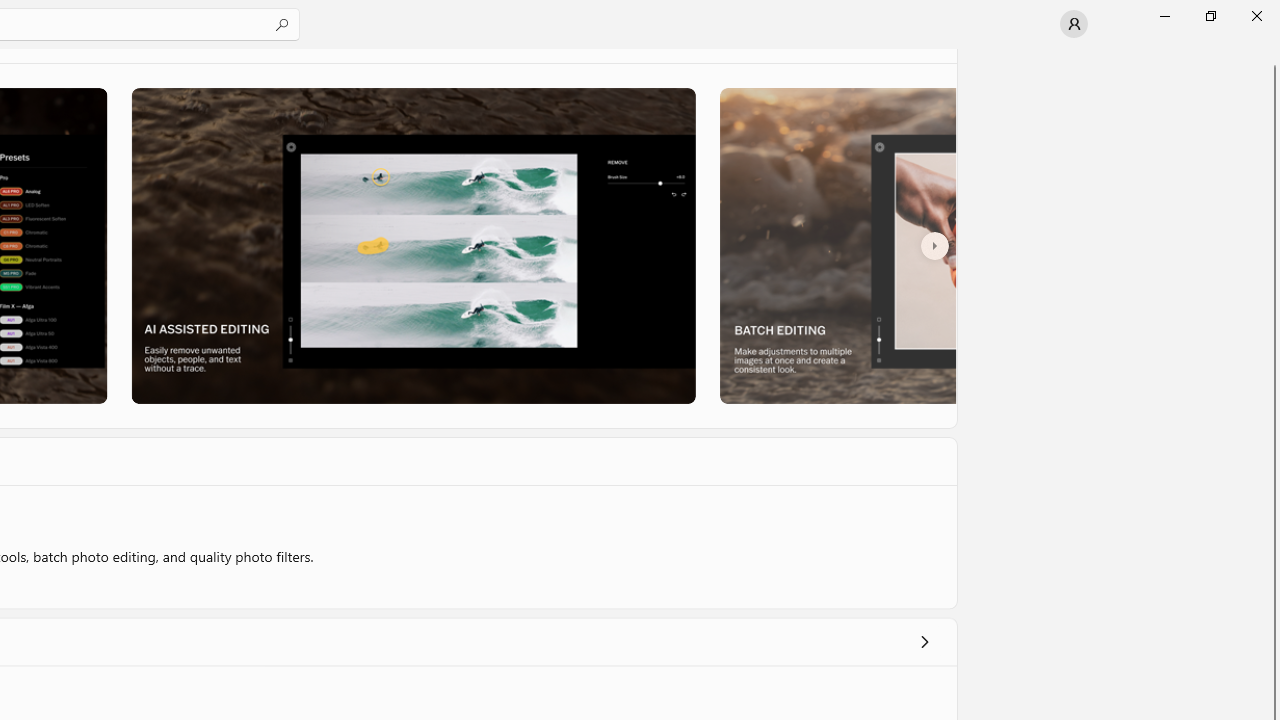 This screenshot has height=720, width=1280. I want to click on 'Close Microsoft Store', so click(1255, 15).